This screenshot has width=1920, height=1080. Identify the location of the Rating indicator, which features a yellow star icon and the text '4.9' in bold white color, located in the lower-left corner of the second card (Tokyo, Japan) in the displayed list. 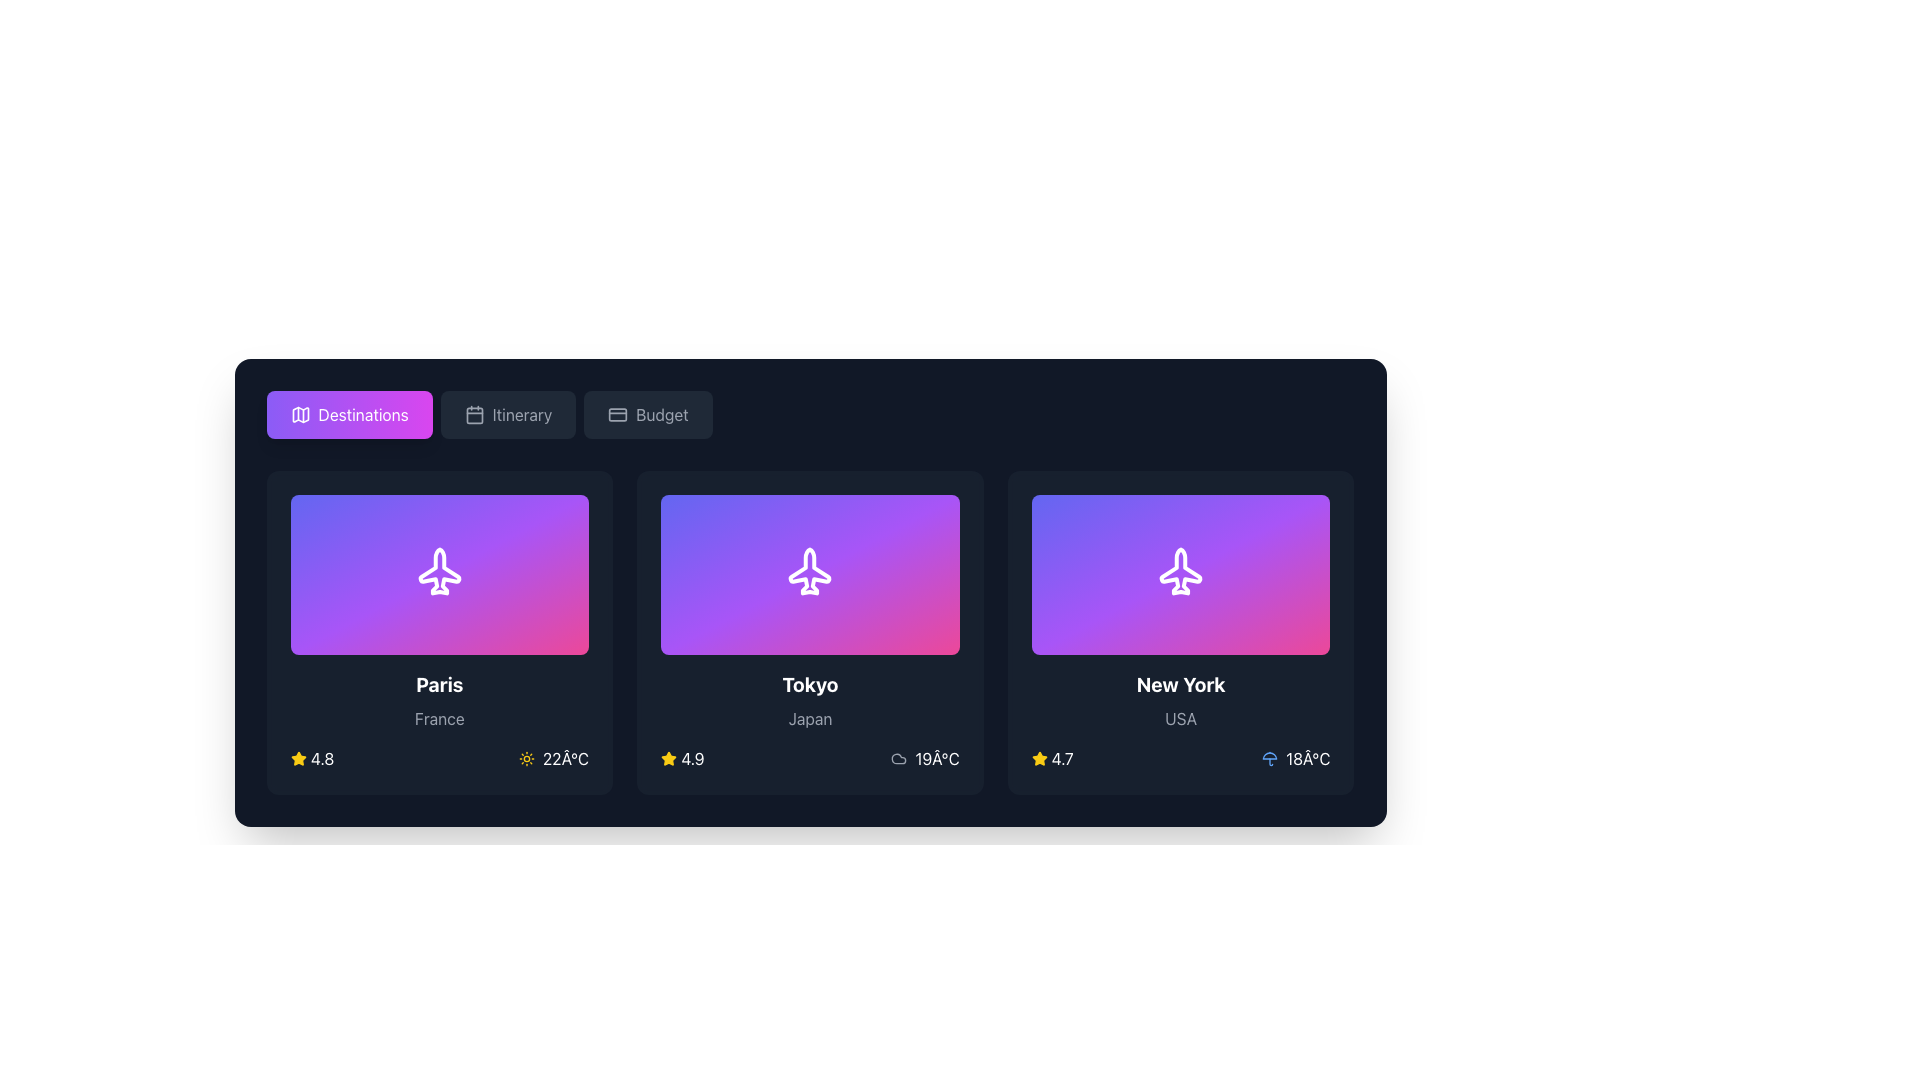
(682, 759).